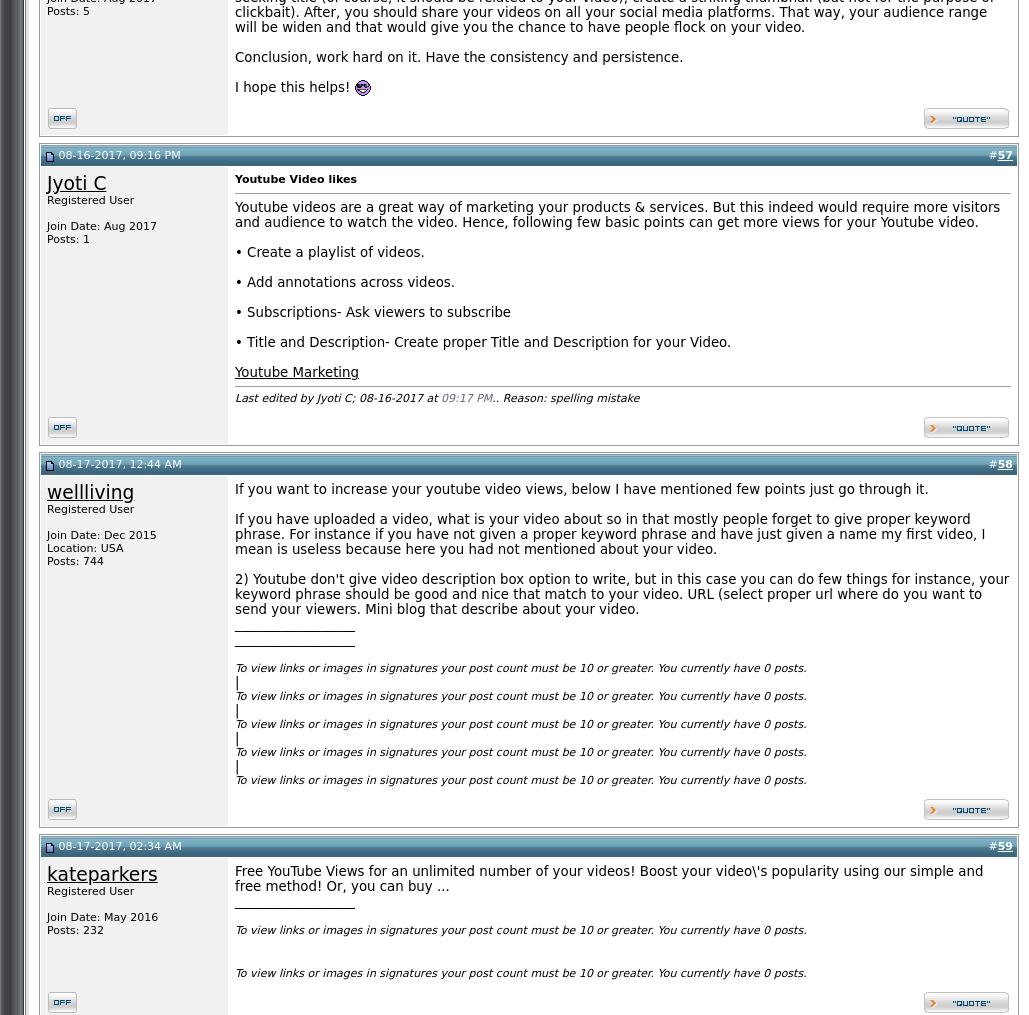  What do you see at coordinates (617, 213) in the screenshot?
I see `'Youtube videos are a great way of marketing your products & services. But this indeed would require more visitors and audience to watch the video. Hence, following few basic points can get more views for your Youtube video.'` at bounding box center [617, 213].